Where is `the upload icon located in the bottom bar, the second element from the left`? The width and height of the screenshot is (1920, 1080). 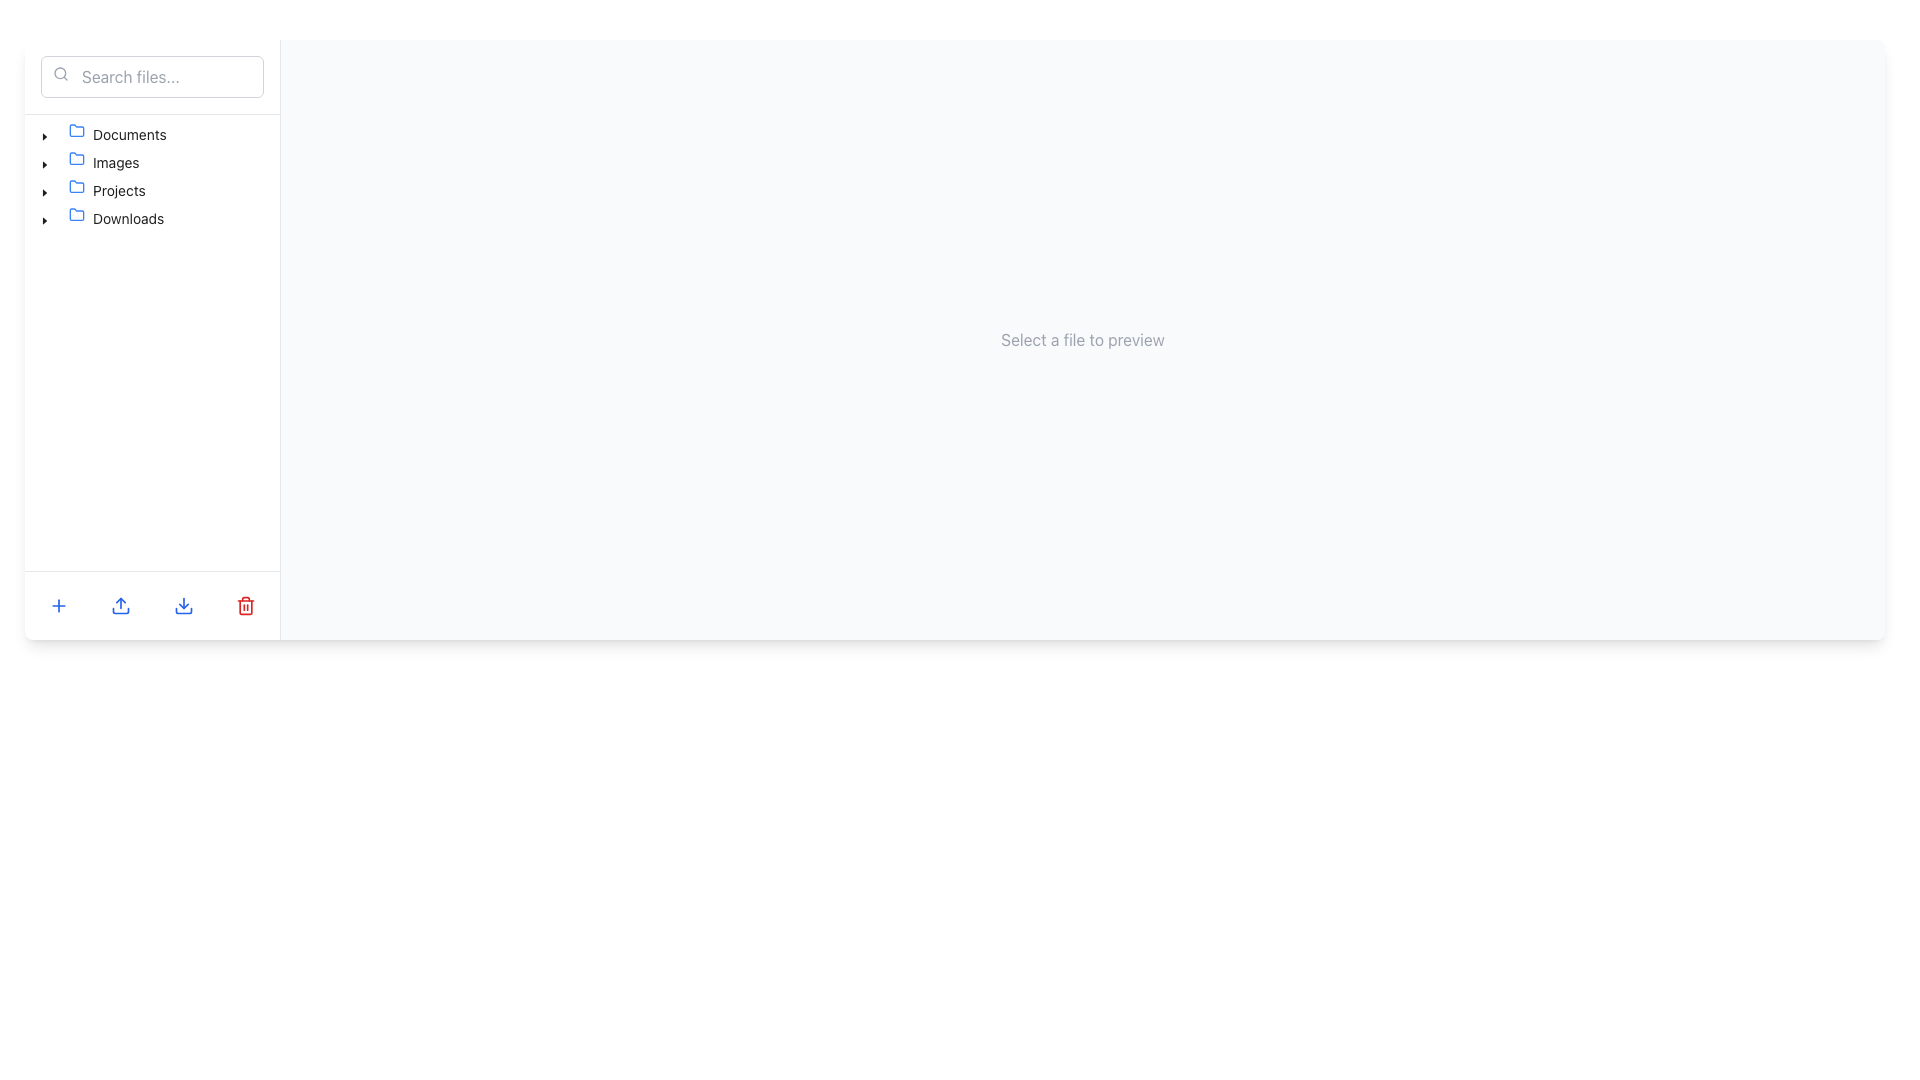
the upload icon located in the bottom bar, the second element from the left is located at coordinates (120, 604).